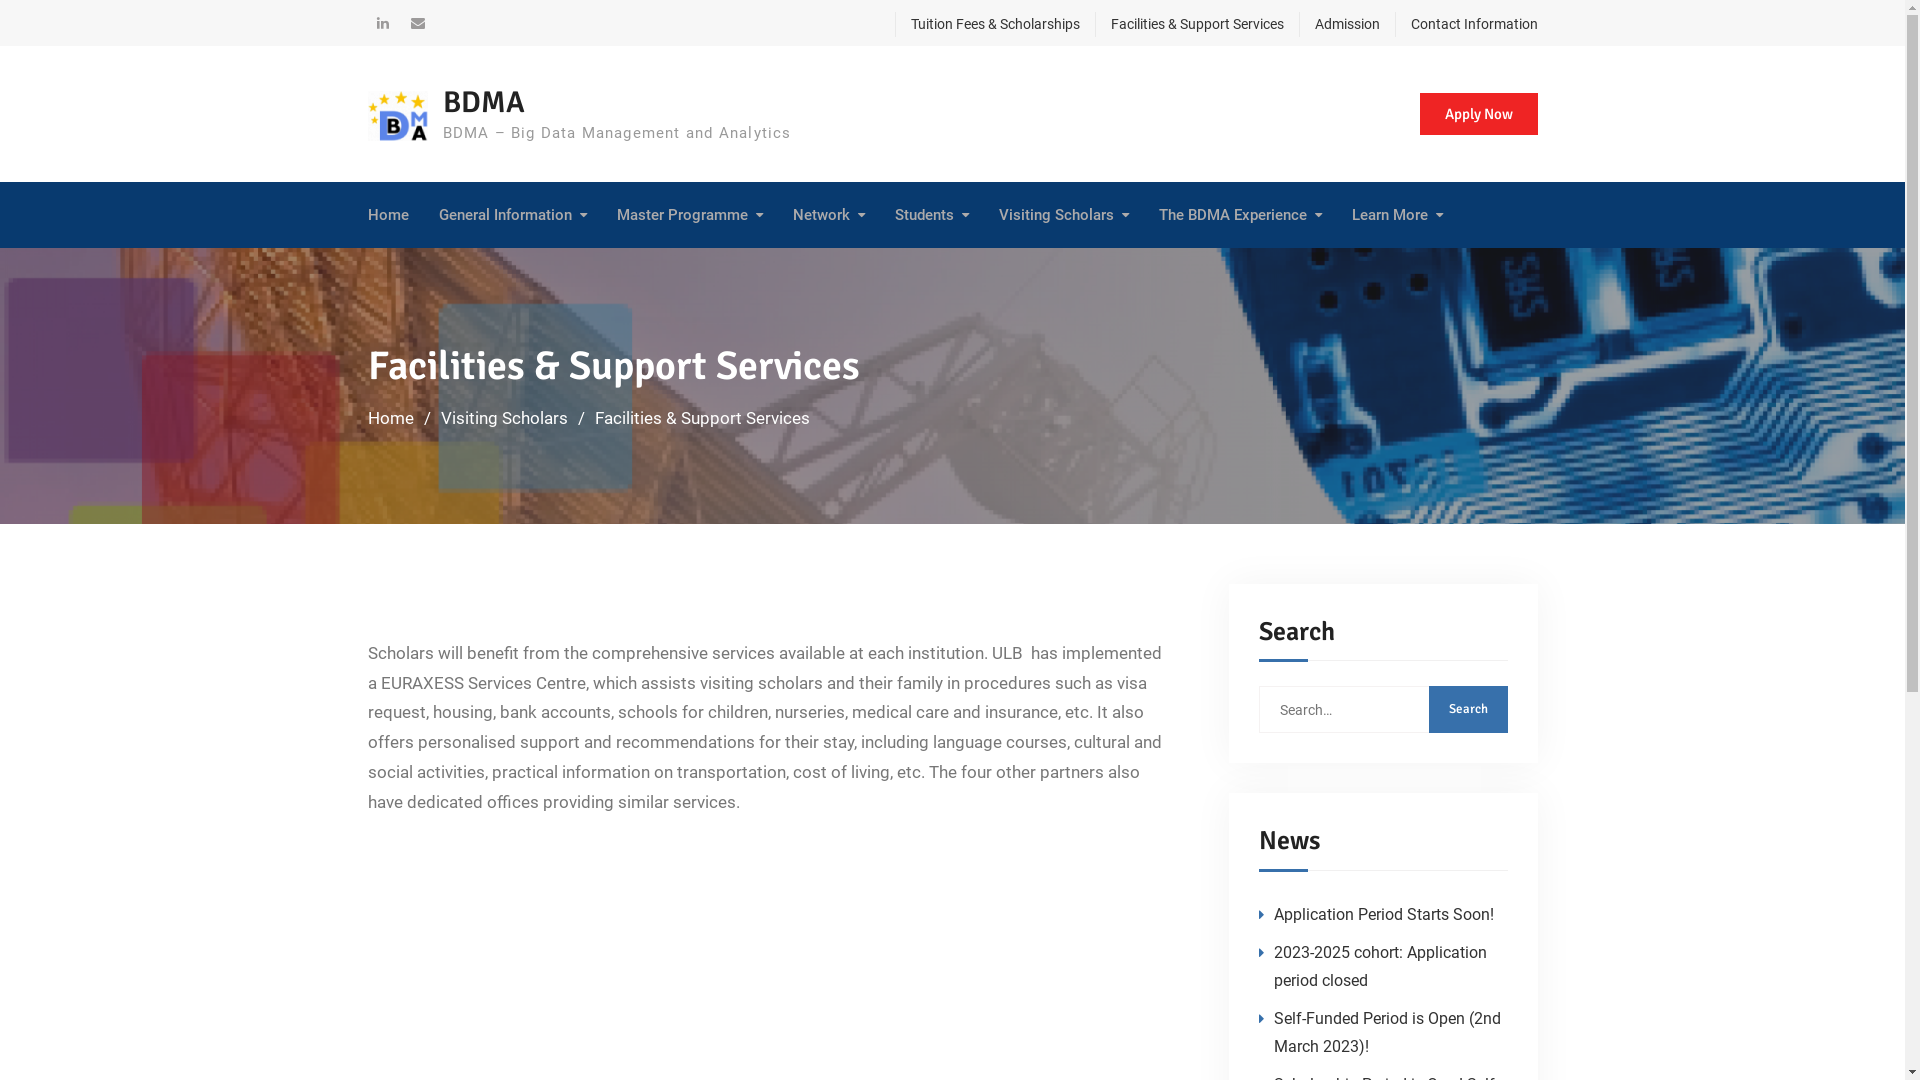  Describe the element at coordinates (1352, 215) in the screenshot. I see `'Learn More'` at that location.